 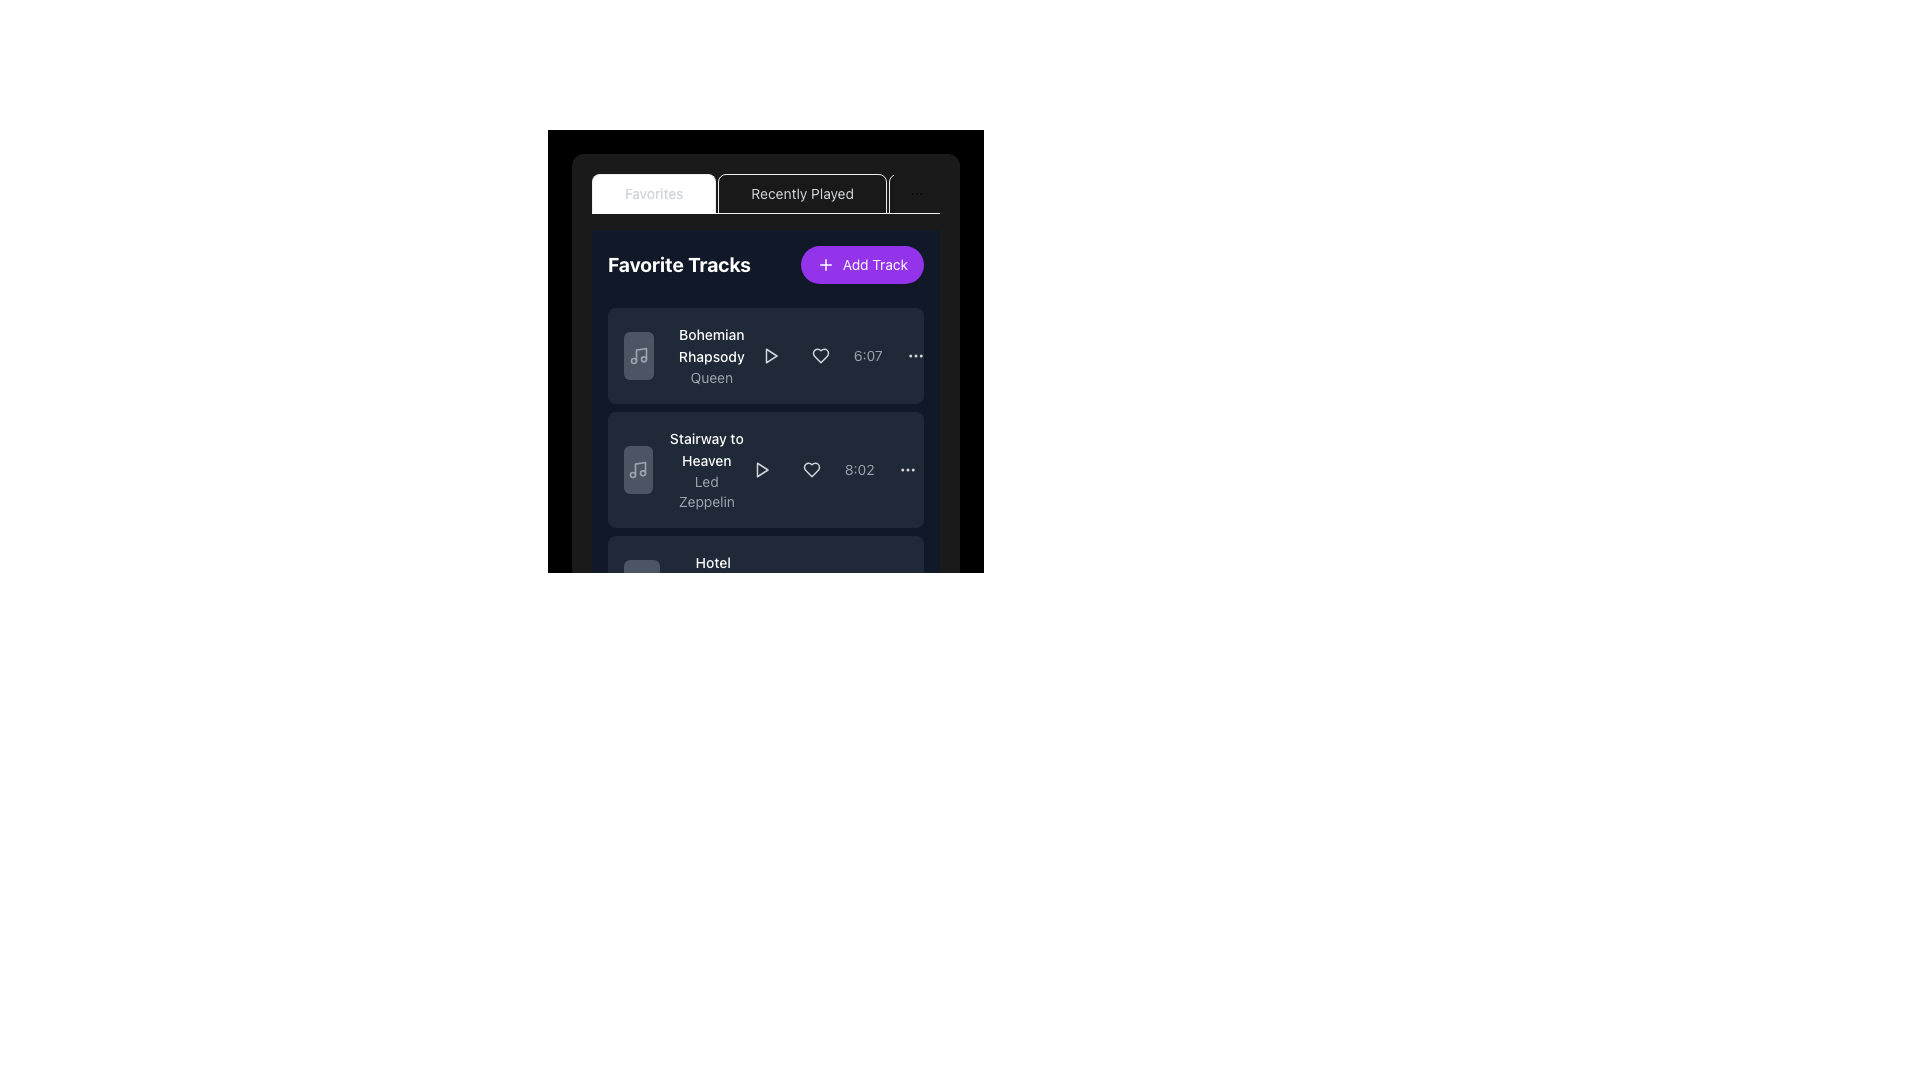 What do you see at coordinates (769, 354) in the screenshot?
I see `the play button for the track 'Bohemian Rhapsody' located to the right of the song title and above the duration '6:07'` at bounding box center [769, 354].